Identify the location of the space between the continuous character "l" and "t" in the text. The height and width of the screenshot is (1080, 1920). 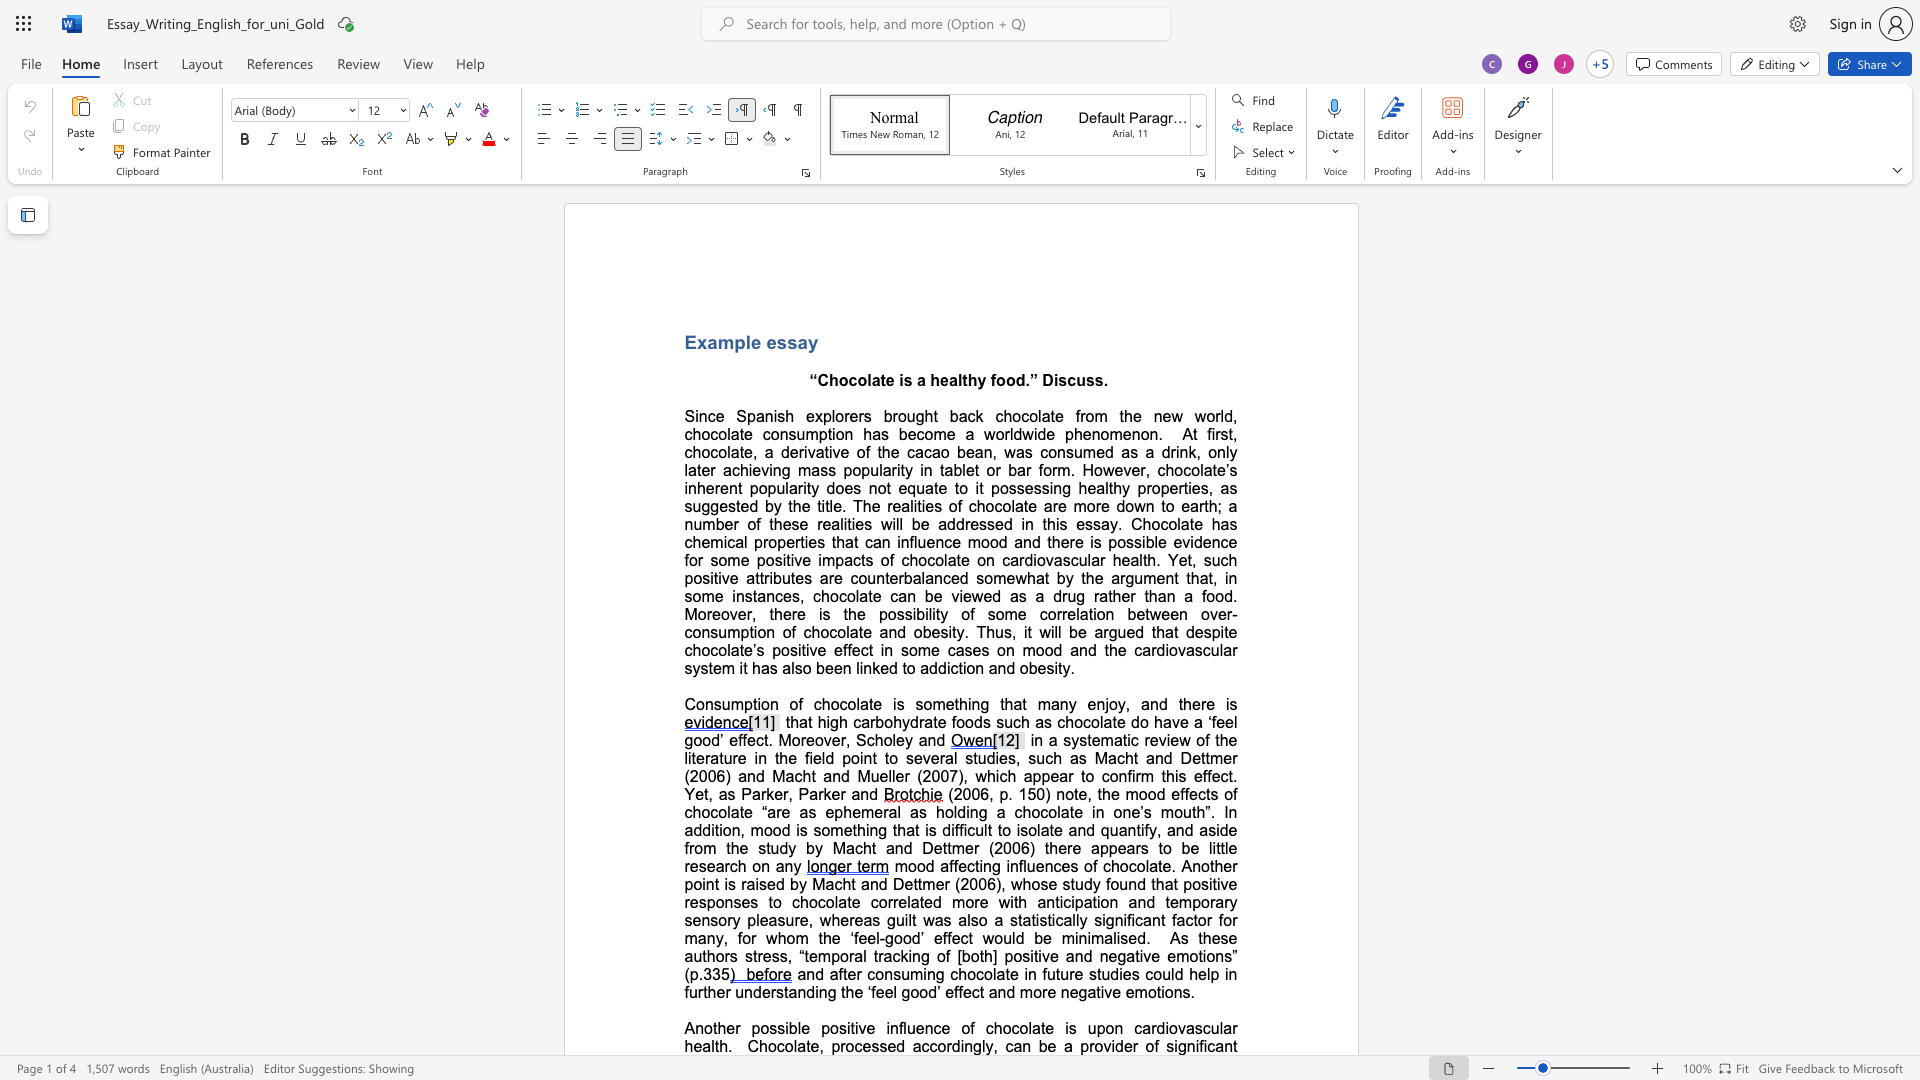
(715, 1045).